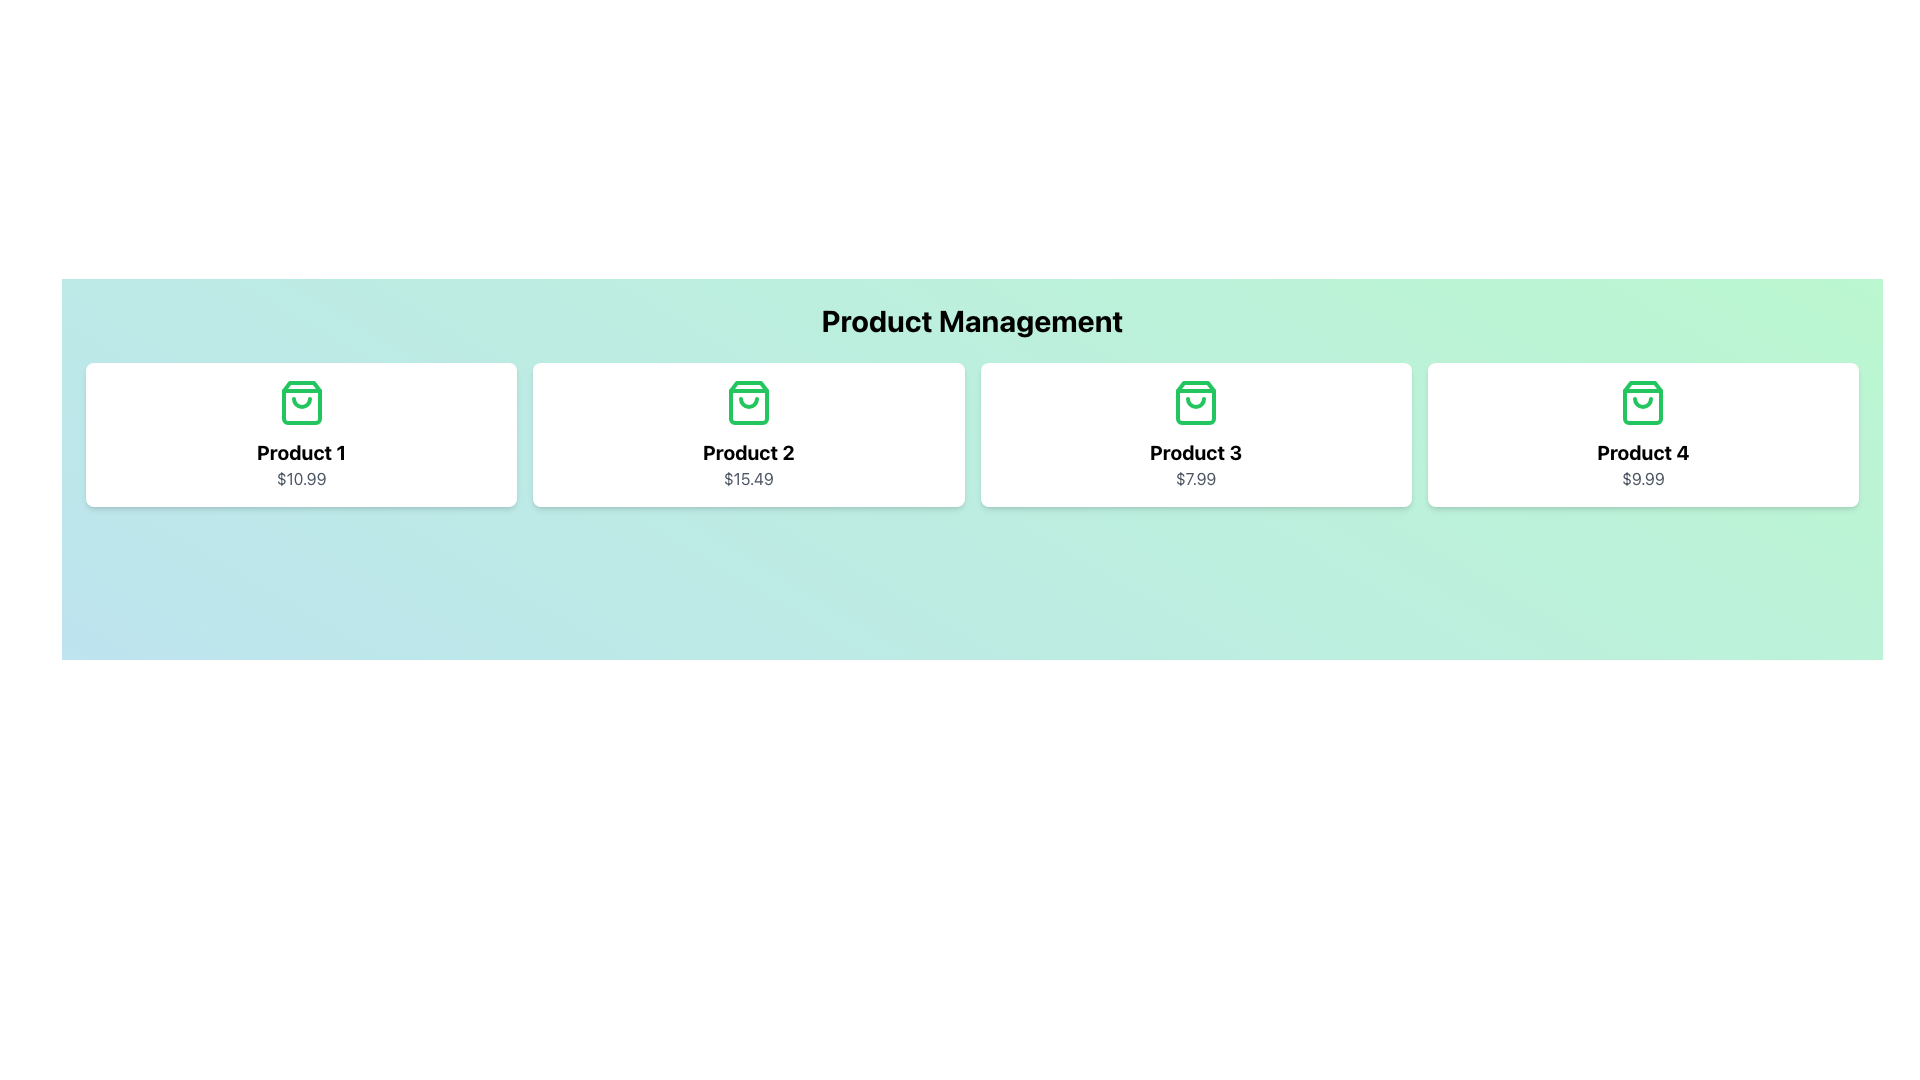 The height and width of the screenshot is (1080, 1920). What do you see at coordinates (1643, 452) in the screenshot?
I see `the text label that serves as the title of the product located in the fourth card of the horizontal grid, positioned below the green shopping bag icon and above the price text ('$9.99')` at bounding box center [1643, 452].